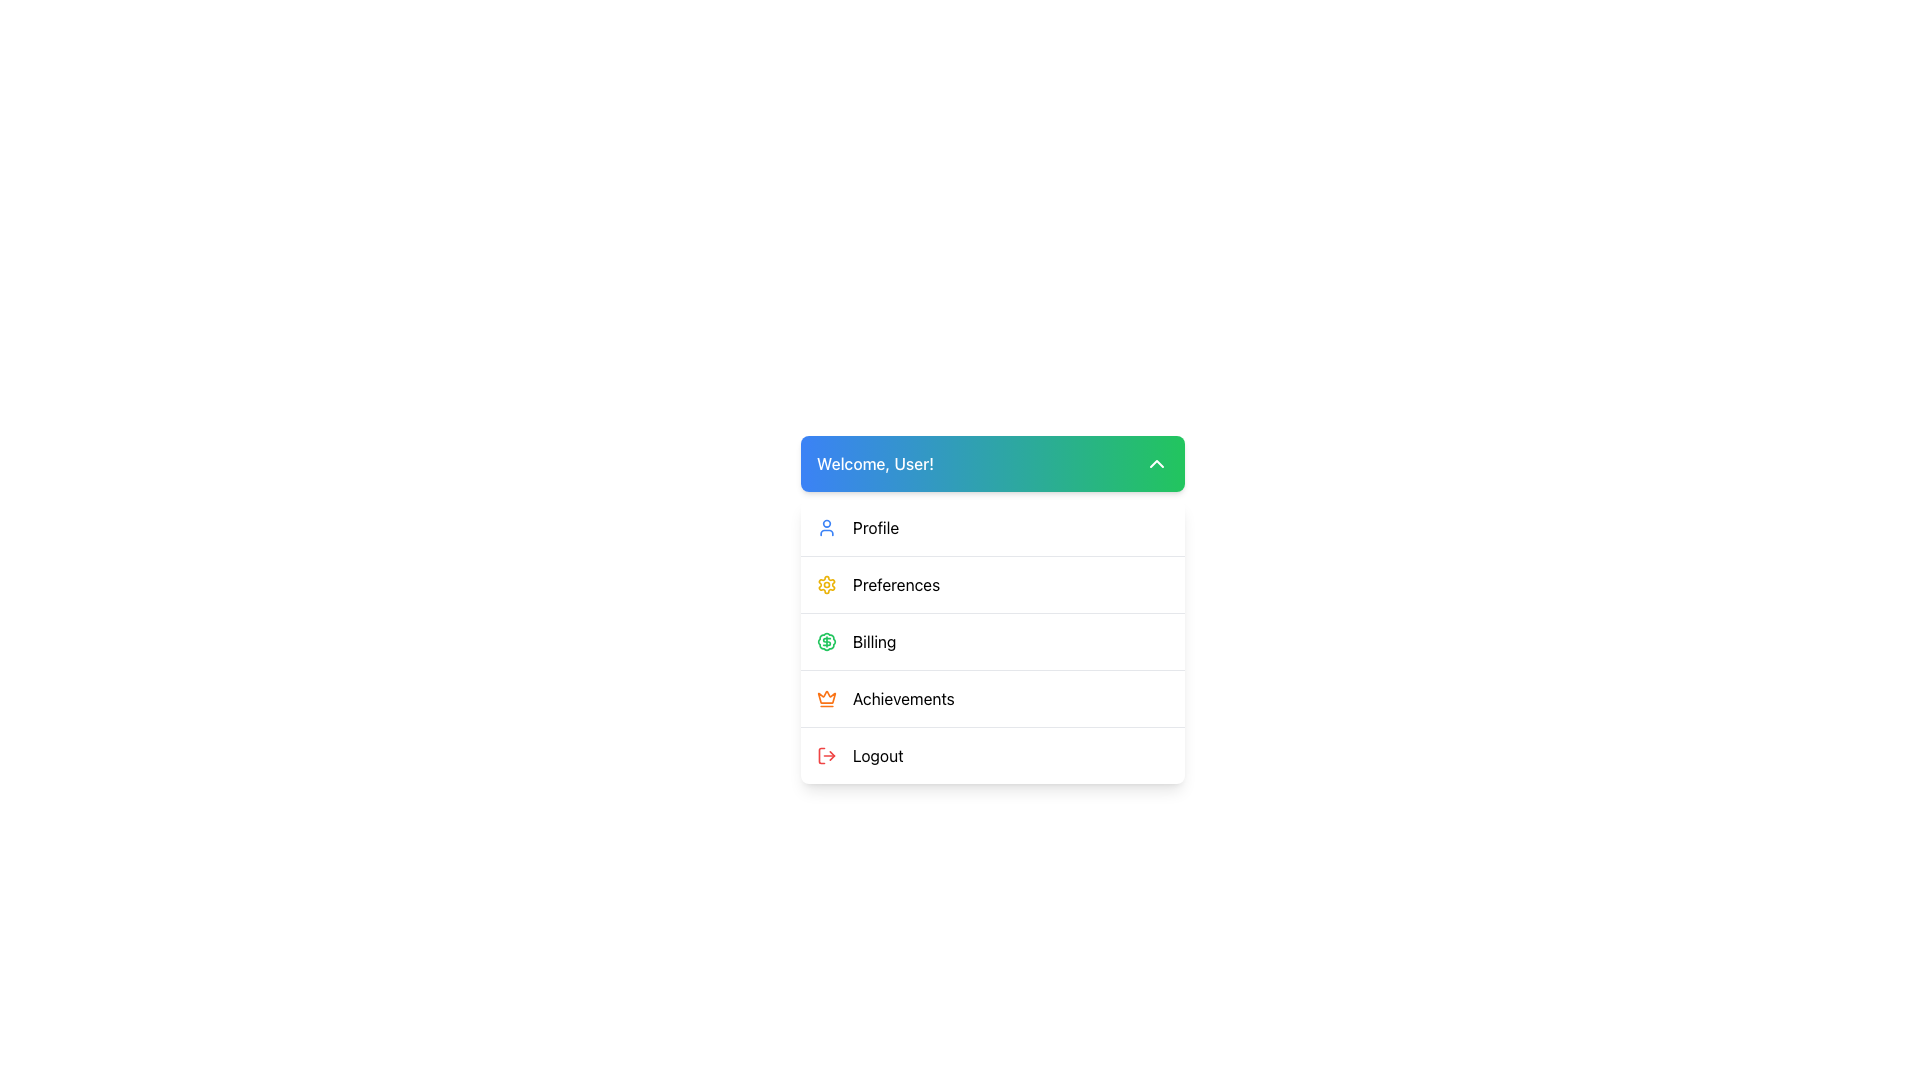 The height and width of the screenshot is (1080, 1920). What do you see at coordinates (826, 641) in the screenshot?
I see `the green dollar-sign icon encased in a circular badge located to the left of the 'Billing' text in the vertical menu` at bounding box center [826, 641].